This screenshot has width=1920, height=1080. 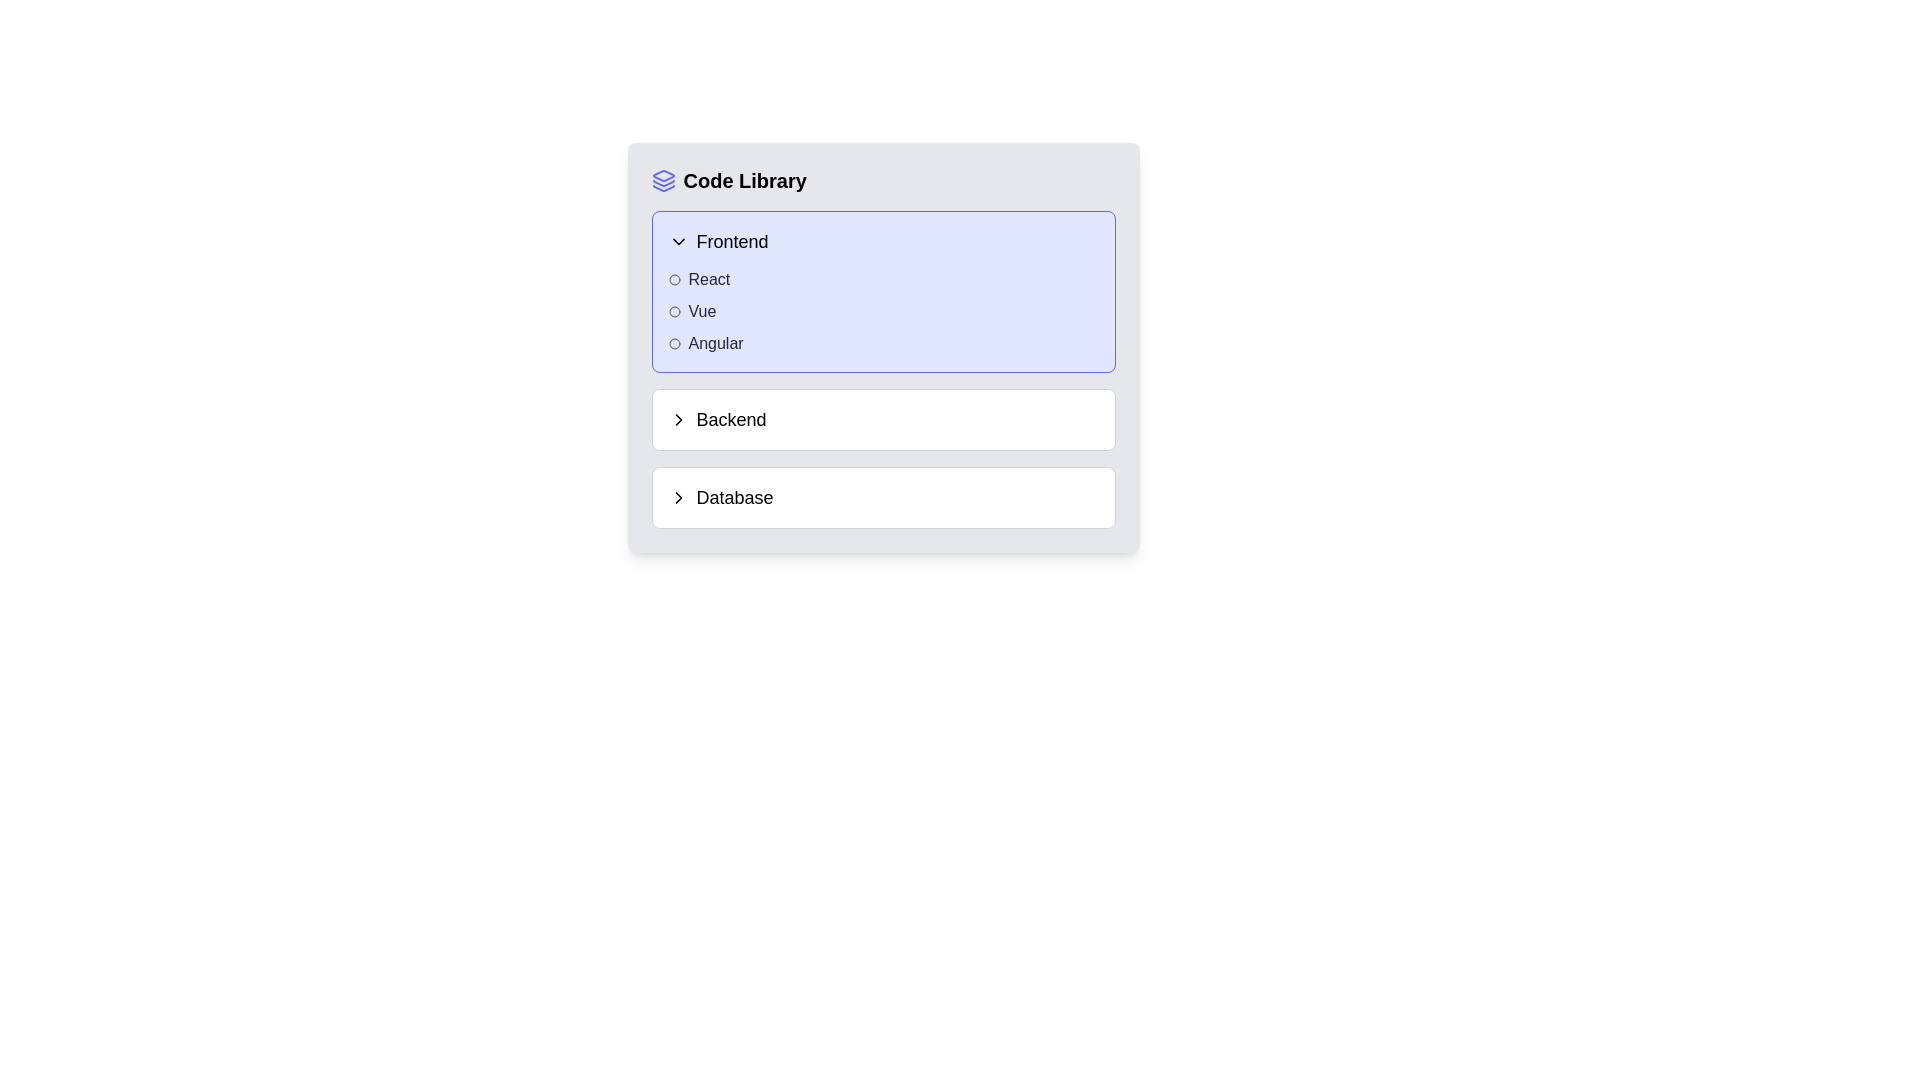 What do you see at coordinates (674, 280) in the screenshot?
I see `the SVG-based circle element that indicates the selection of the 'React' option, located to the left of the 'React' text label in the 'Frontend' section under 'Code Library'` at bounding box center [674, 280].